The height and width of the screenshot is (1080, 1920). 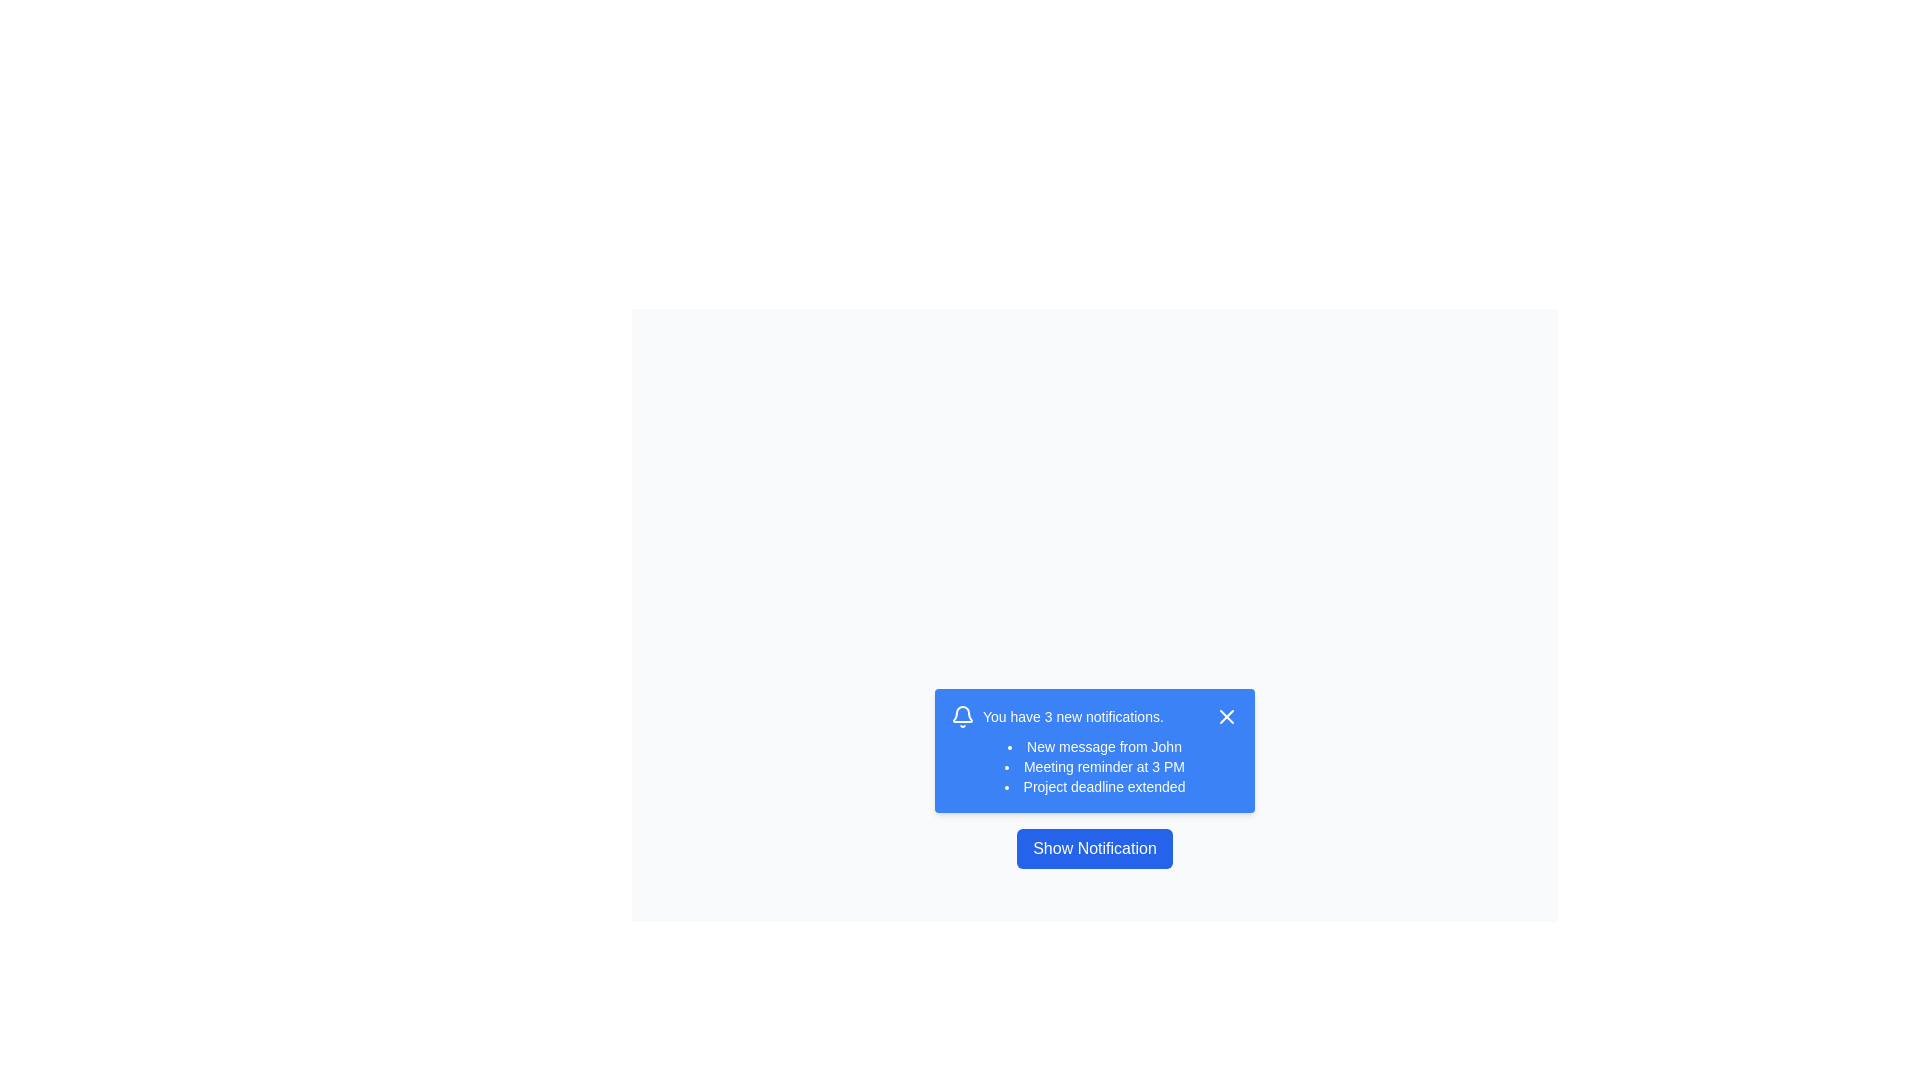 What do you see at coordinates (1093, 766) in the screenshot?
I see `the non-interactive informational text that conveys a meeting reminder, positioned in the blue notification box between 'New message from John' and 'Project deadline extended'` at bounding box center [1093, 766].